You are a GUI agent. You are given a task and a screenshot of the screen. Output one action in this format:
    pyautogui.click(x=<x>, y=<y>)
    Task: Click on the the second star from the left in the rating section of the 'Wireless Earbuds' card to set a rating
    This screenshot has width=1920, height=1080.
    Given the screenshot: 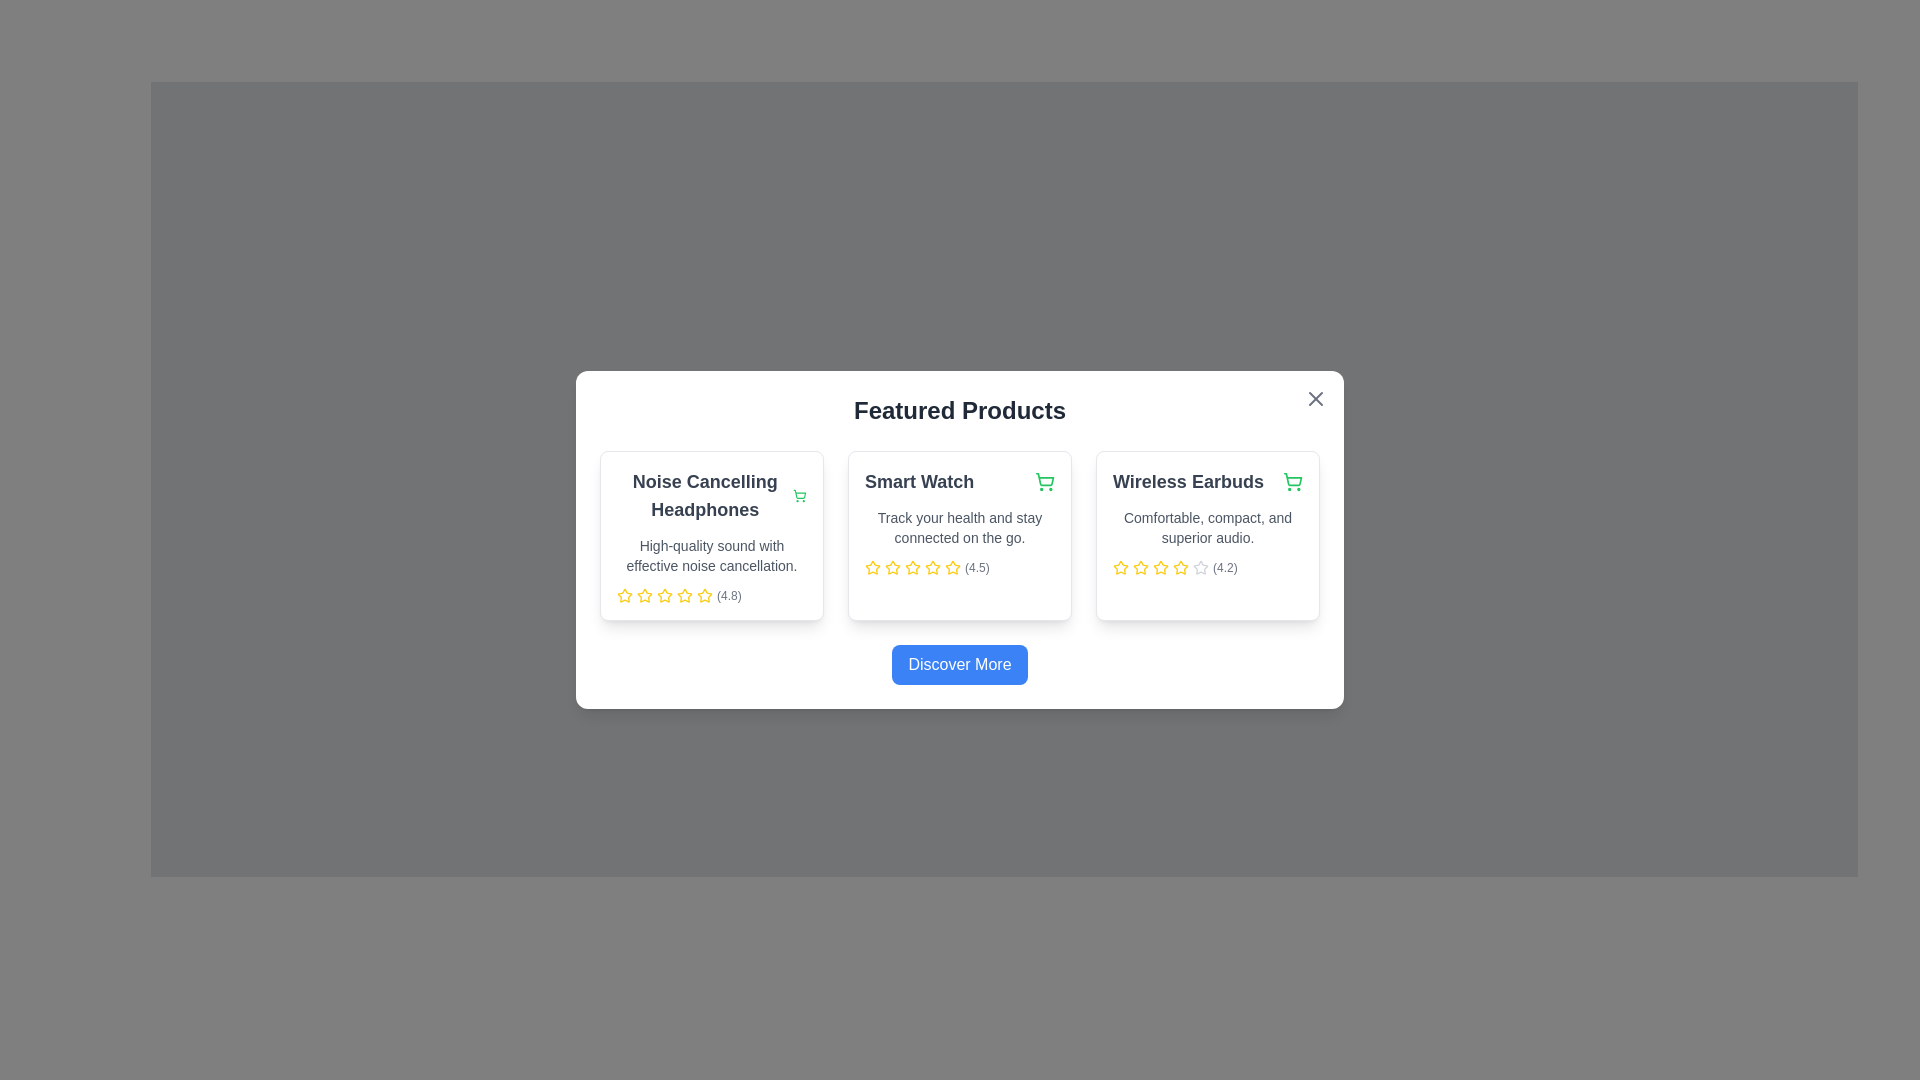 What is the action you would take?
    pyautogui.click(x=1118, y=567)
    